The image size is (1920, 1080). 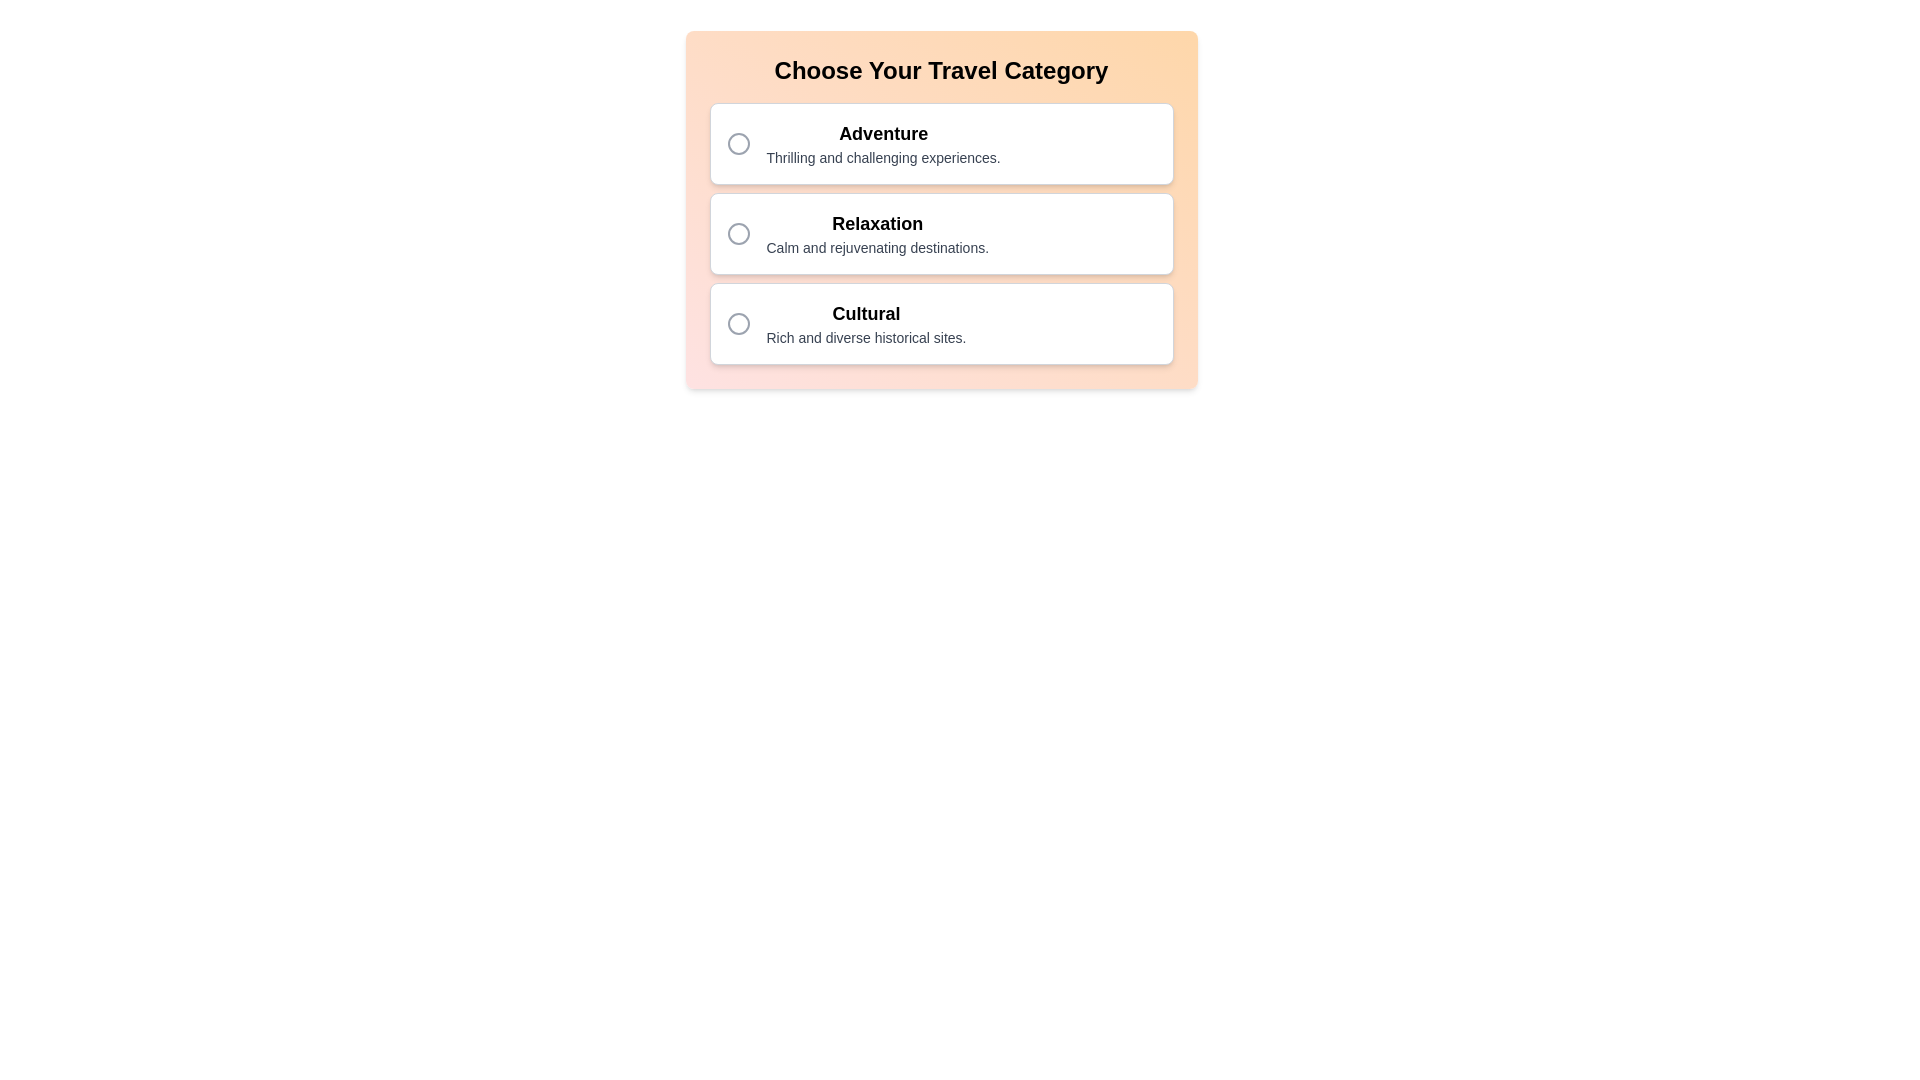 I want to click on the 'Cultural' travel category option located in the third position of the vertically stacked list under the header 'Choose Your Travel Category.', so click(x=866, y=323).